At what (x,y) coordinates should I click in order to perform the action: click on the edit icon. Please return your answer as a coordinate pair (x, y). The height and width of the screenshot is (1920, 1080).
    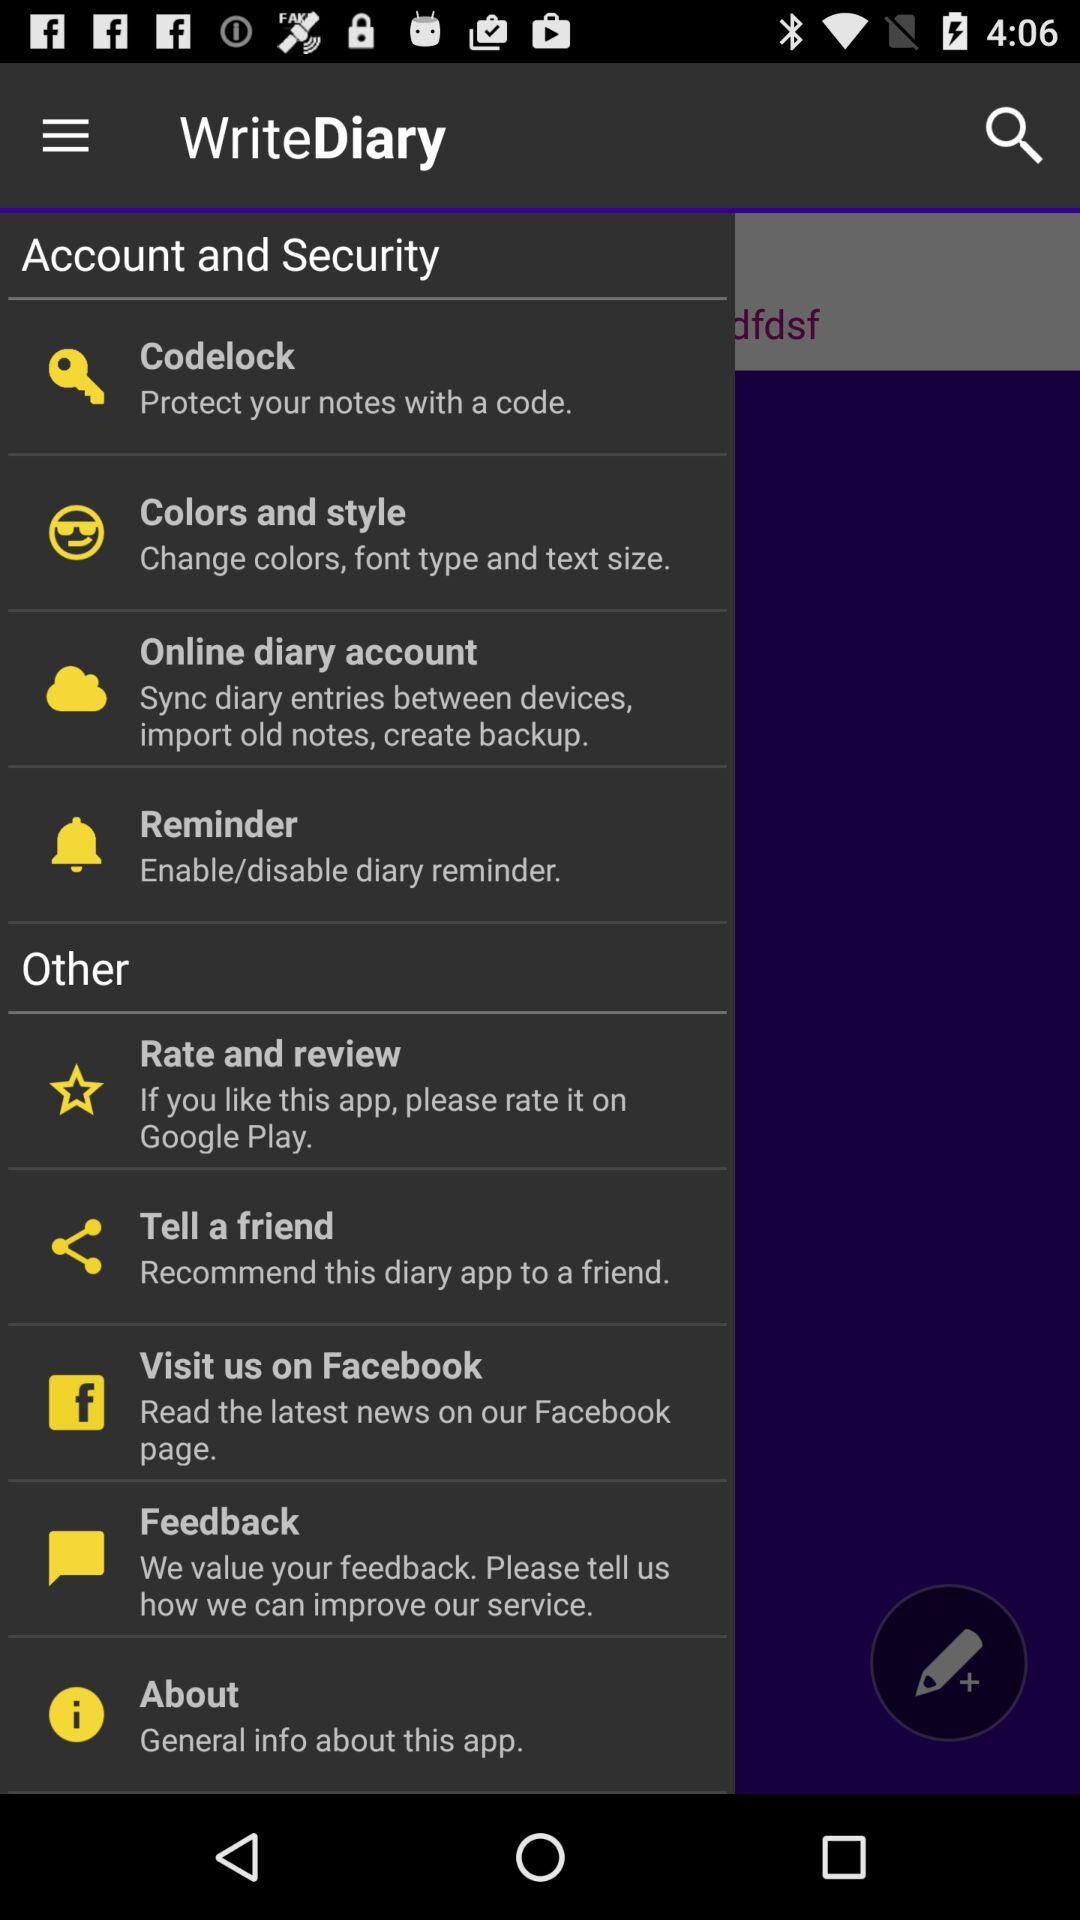
    Looking at the image, I should click on (947, 1779).